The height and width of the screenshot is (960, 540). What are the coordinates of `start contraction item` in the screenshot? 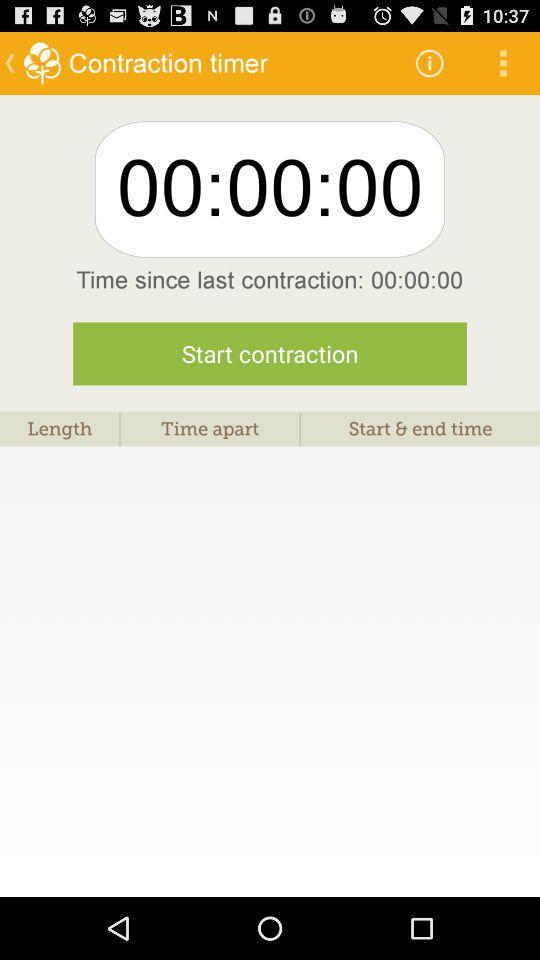 It's located at (270, 353).